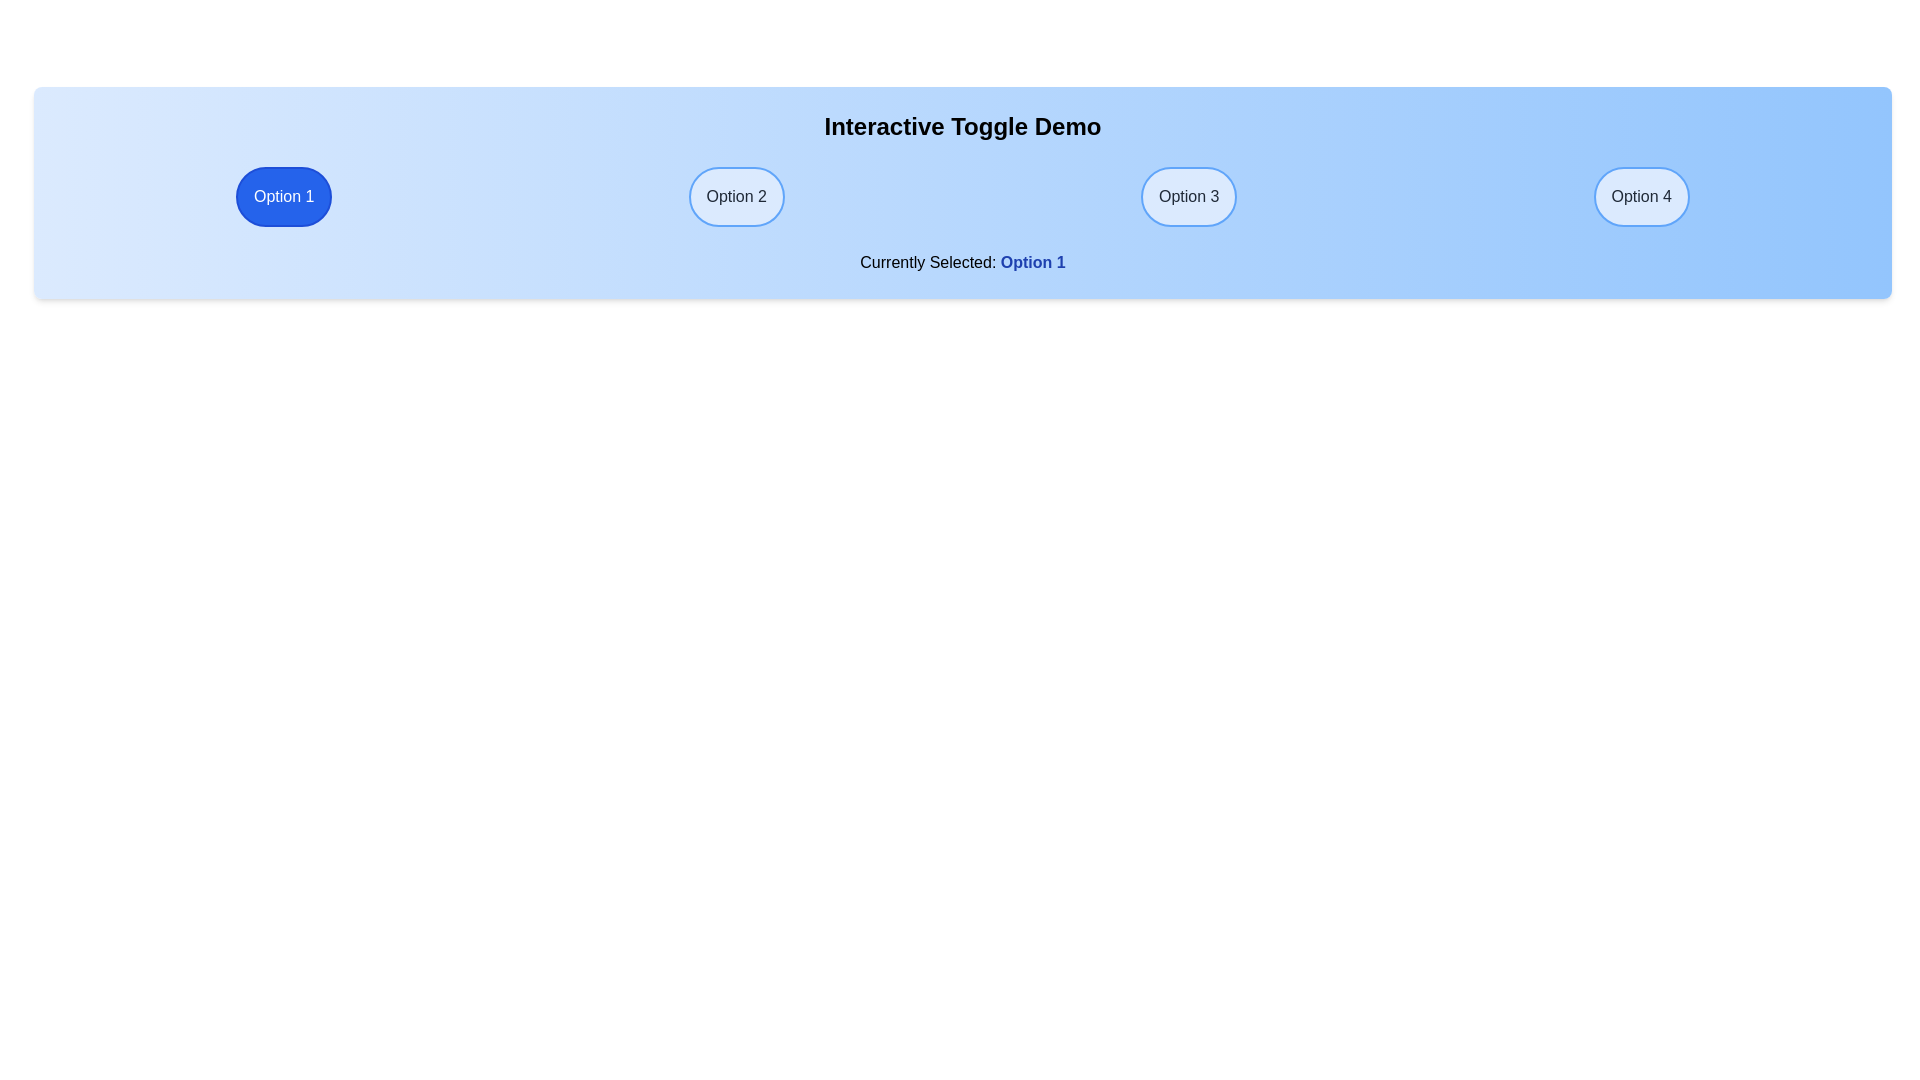 The image size is (1920, 1080). I want to click on the option Option 2 to select it, so click(736, 196).